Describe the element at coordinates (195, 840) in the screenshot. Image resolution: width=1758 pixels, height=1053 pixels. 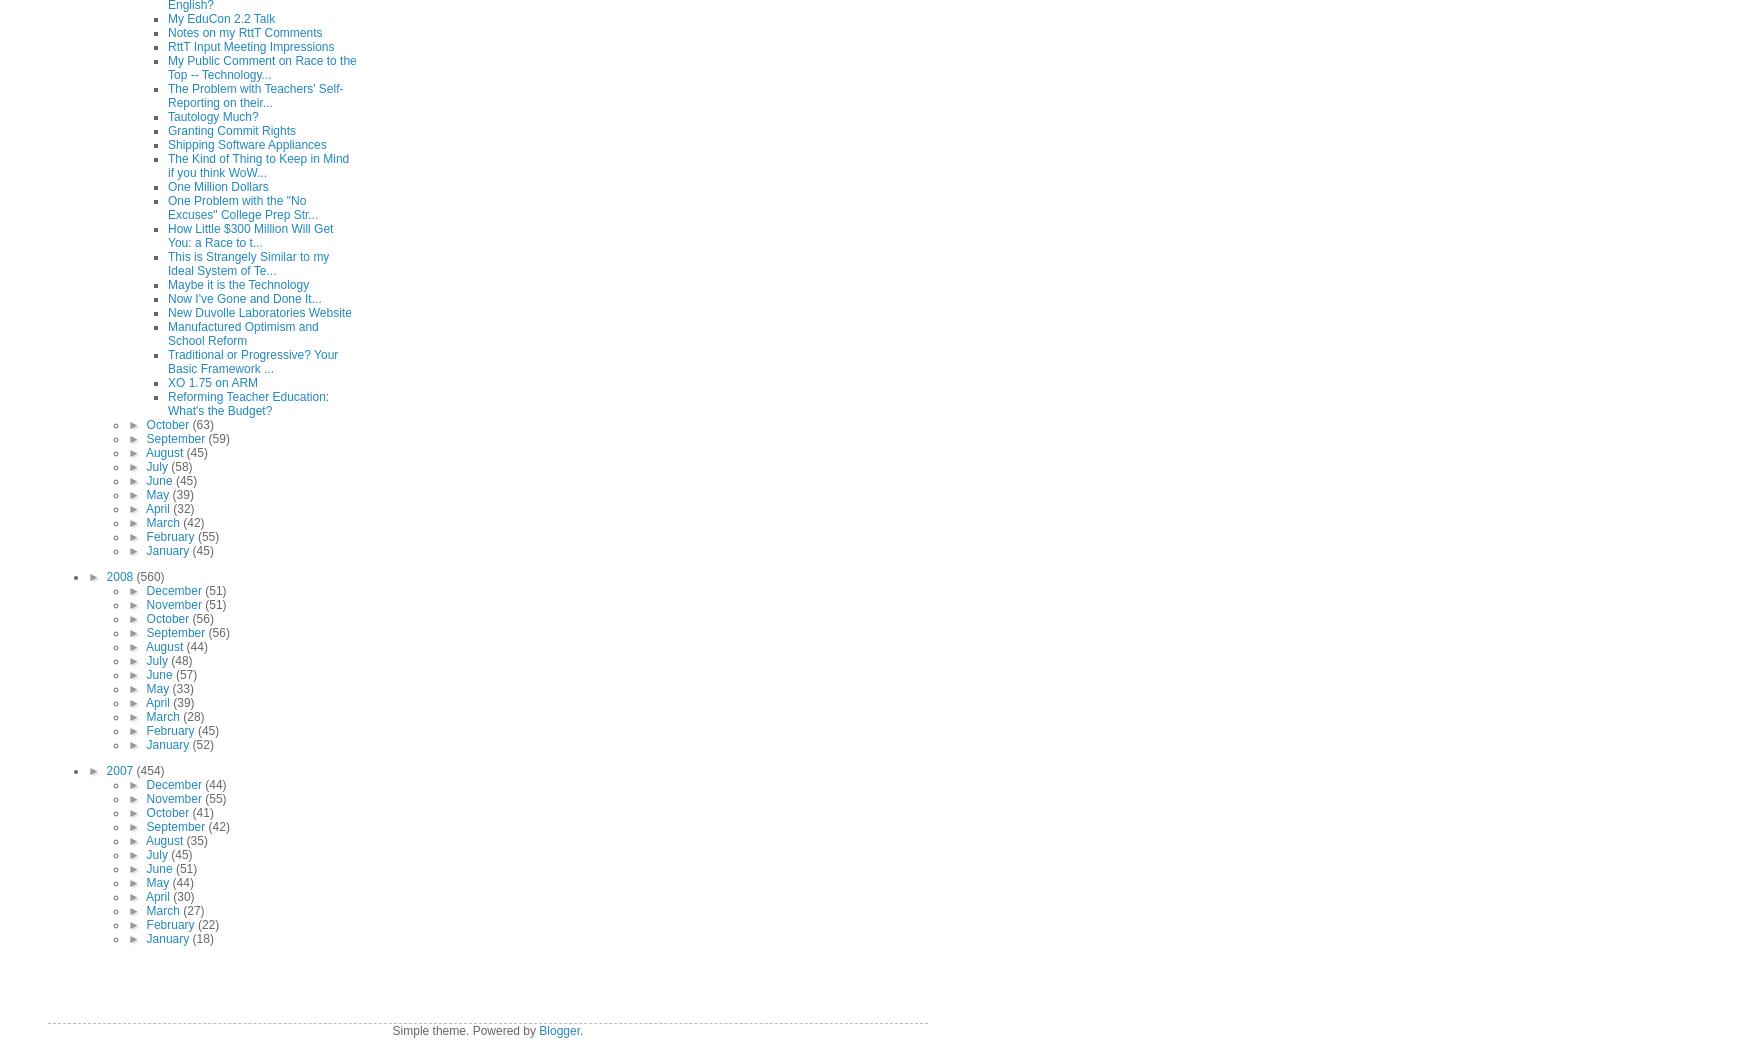
I see `'(35)'` at that location.